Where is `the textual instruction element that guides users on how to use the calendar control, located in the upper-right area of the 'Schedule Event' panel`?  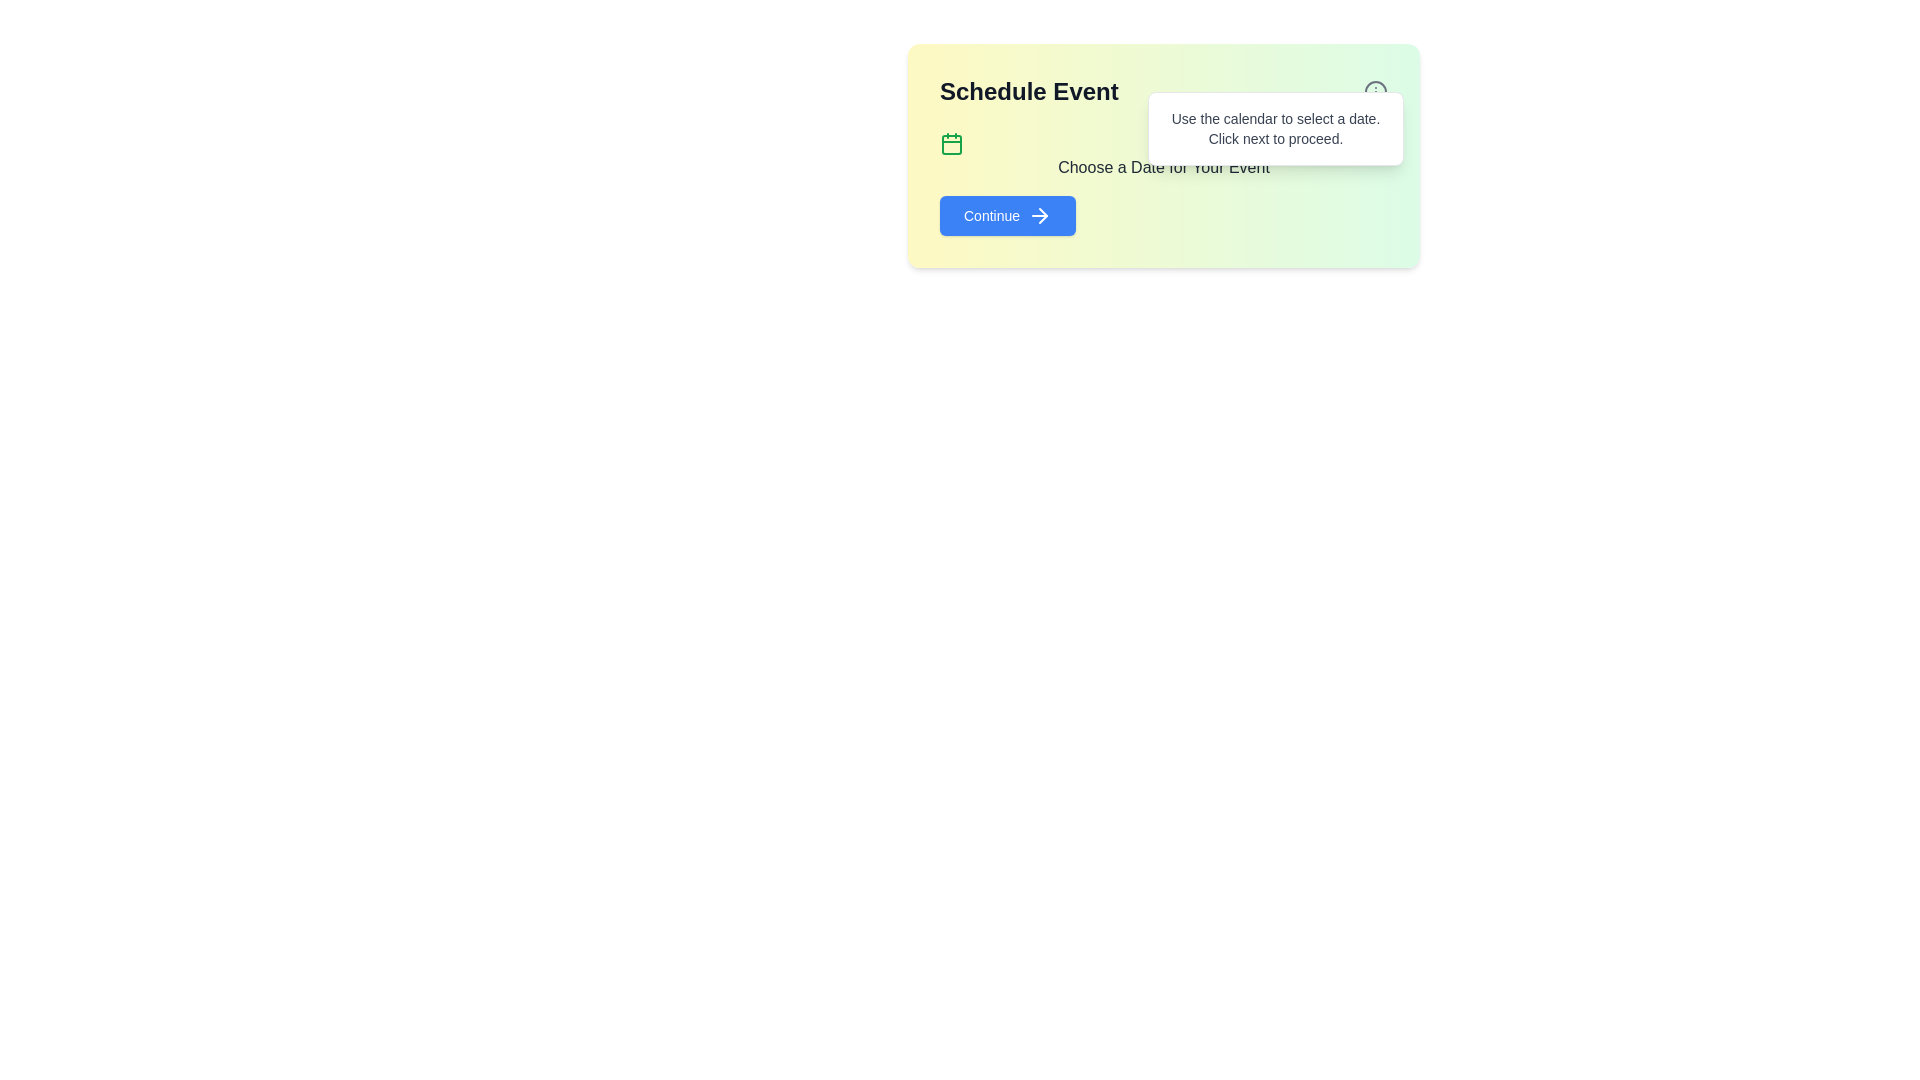
the textual instruction element that guides users on how to use the calendar control, located in the upper-right area of the 'Schedule Event' panel is located at coordinates (1275, 128).